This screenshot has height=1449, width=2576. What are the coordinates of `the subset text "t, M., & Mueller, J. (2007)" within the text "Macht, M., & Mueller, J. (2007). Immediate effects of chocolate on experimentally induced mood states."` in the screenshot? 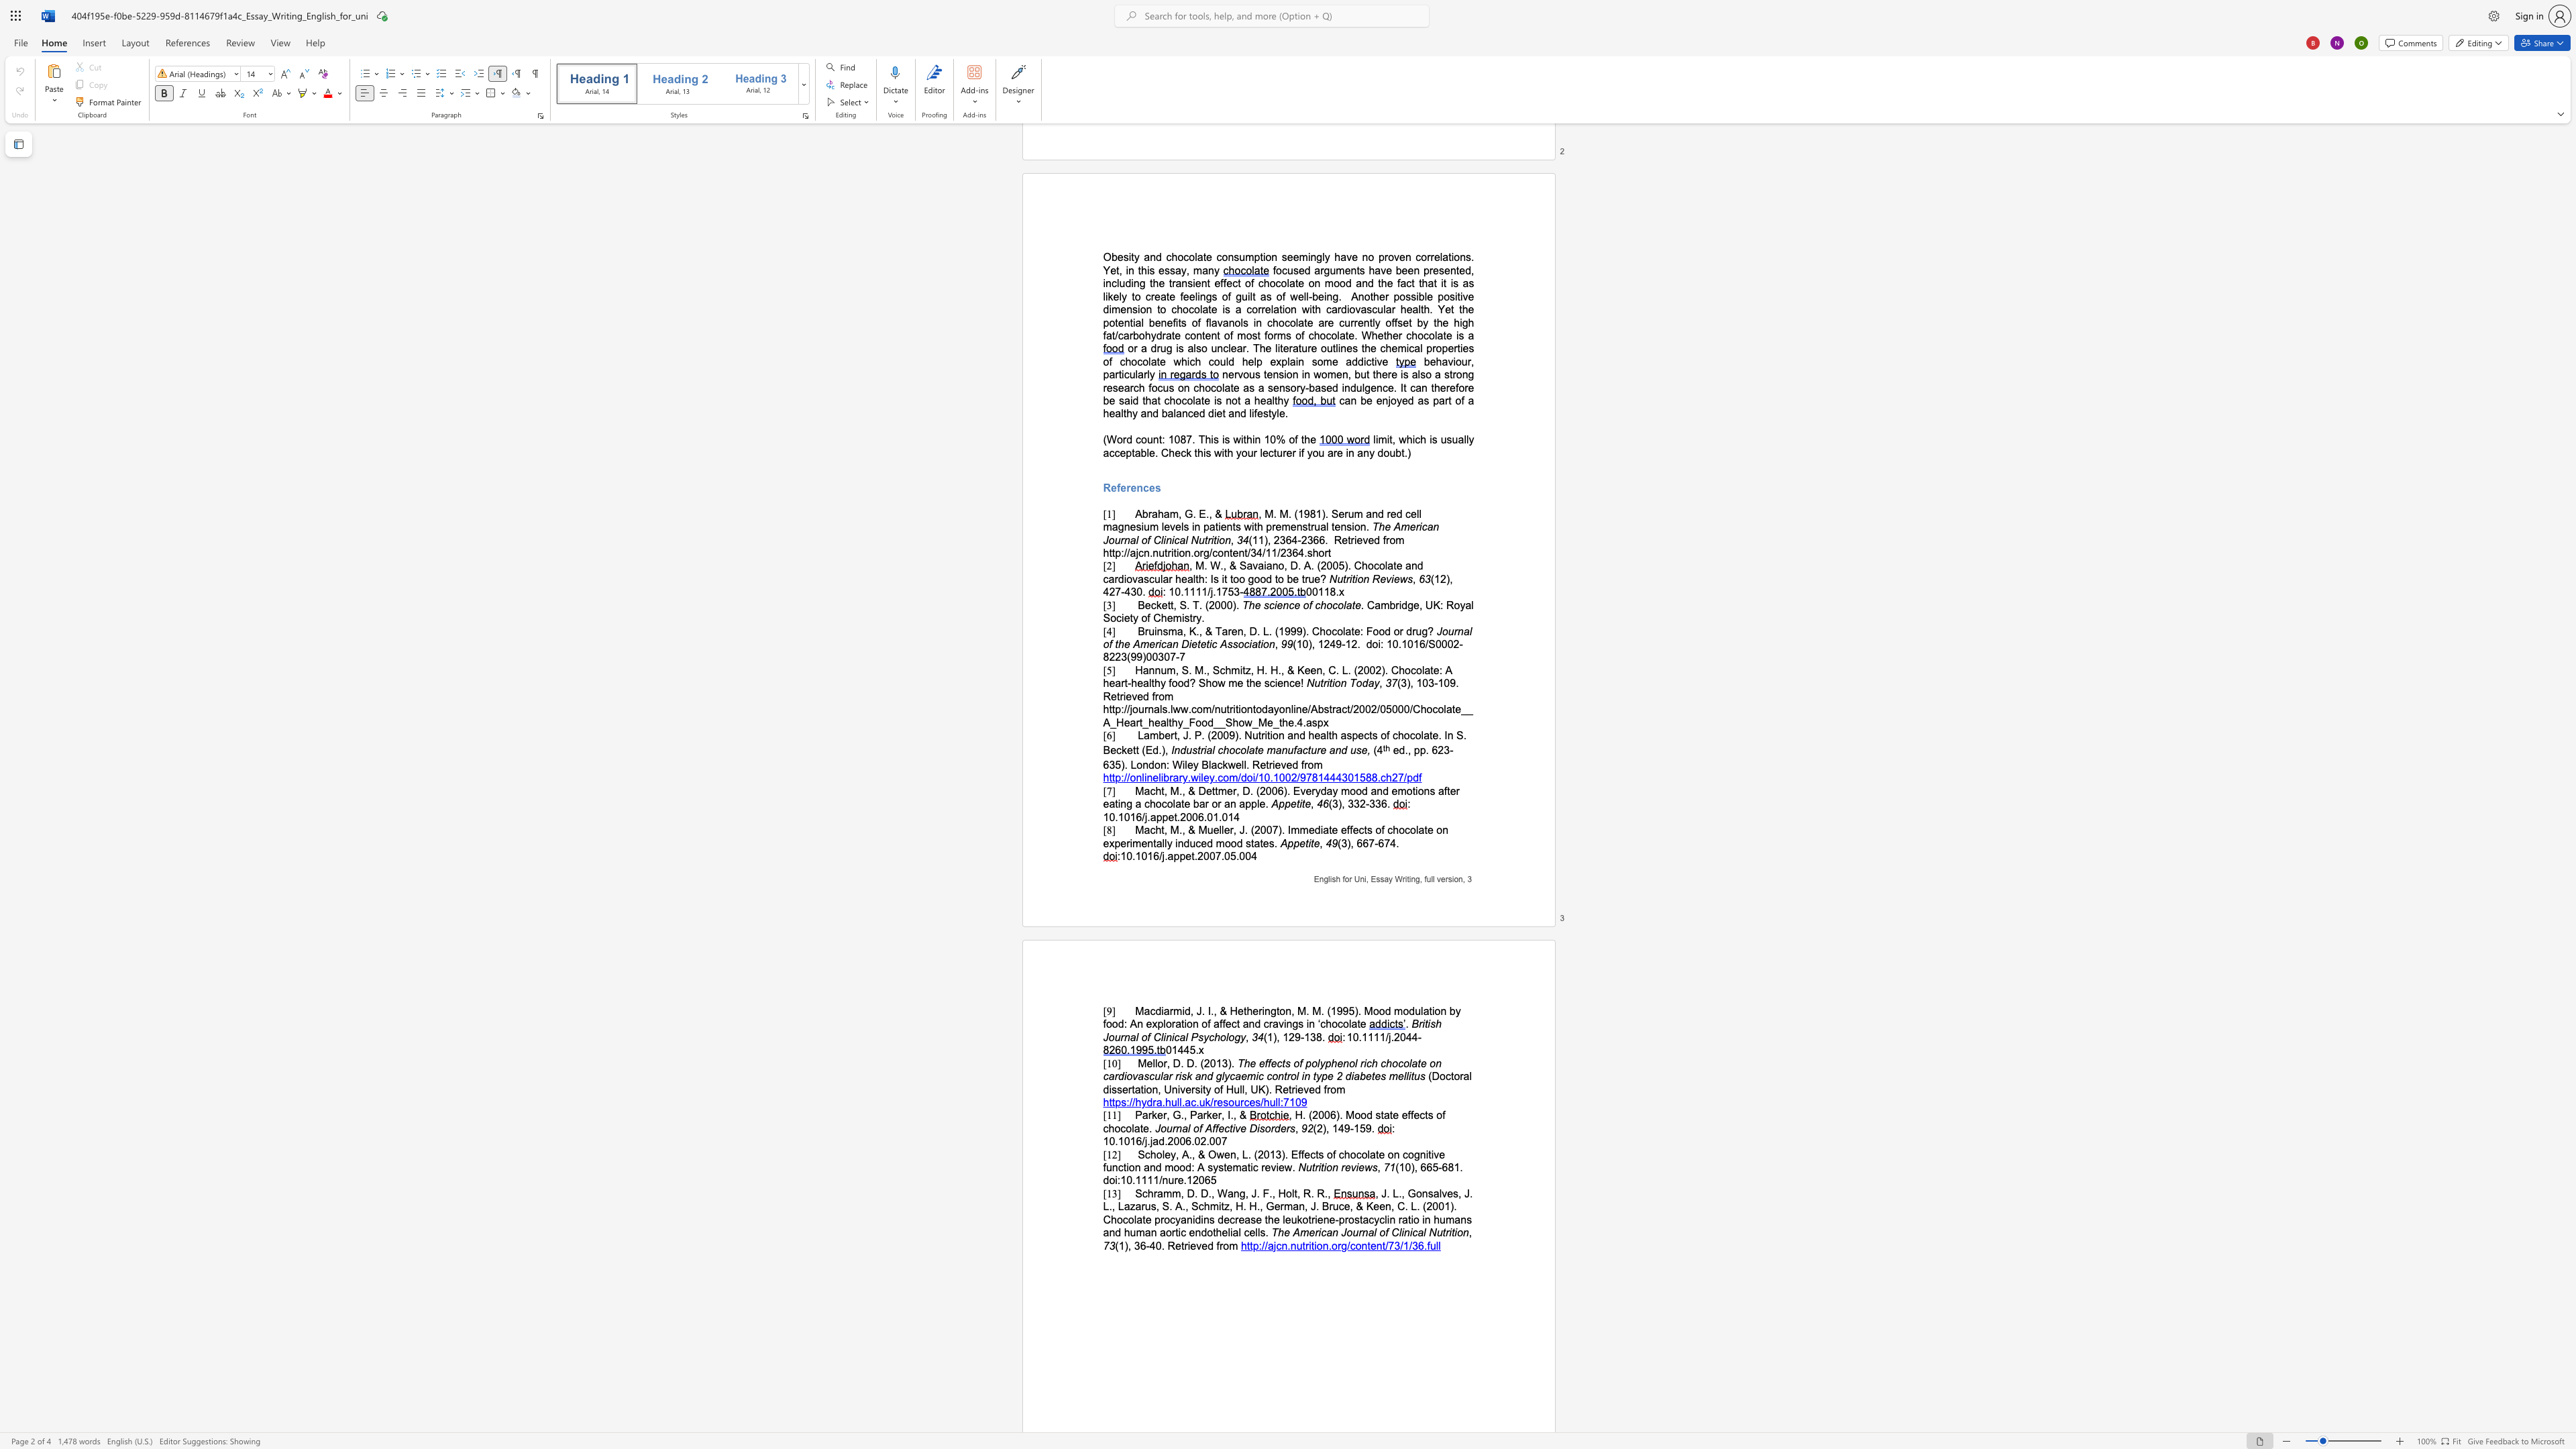 It's located at (1160, 829).